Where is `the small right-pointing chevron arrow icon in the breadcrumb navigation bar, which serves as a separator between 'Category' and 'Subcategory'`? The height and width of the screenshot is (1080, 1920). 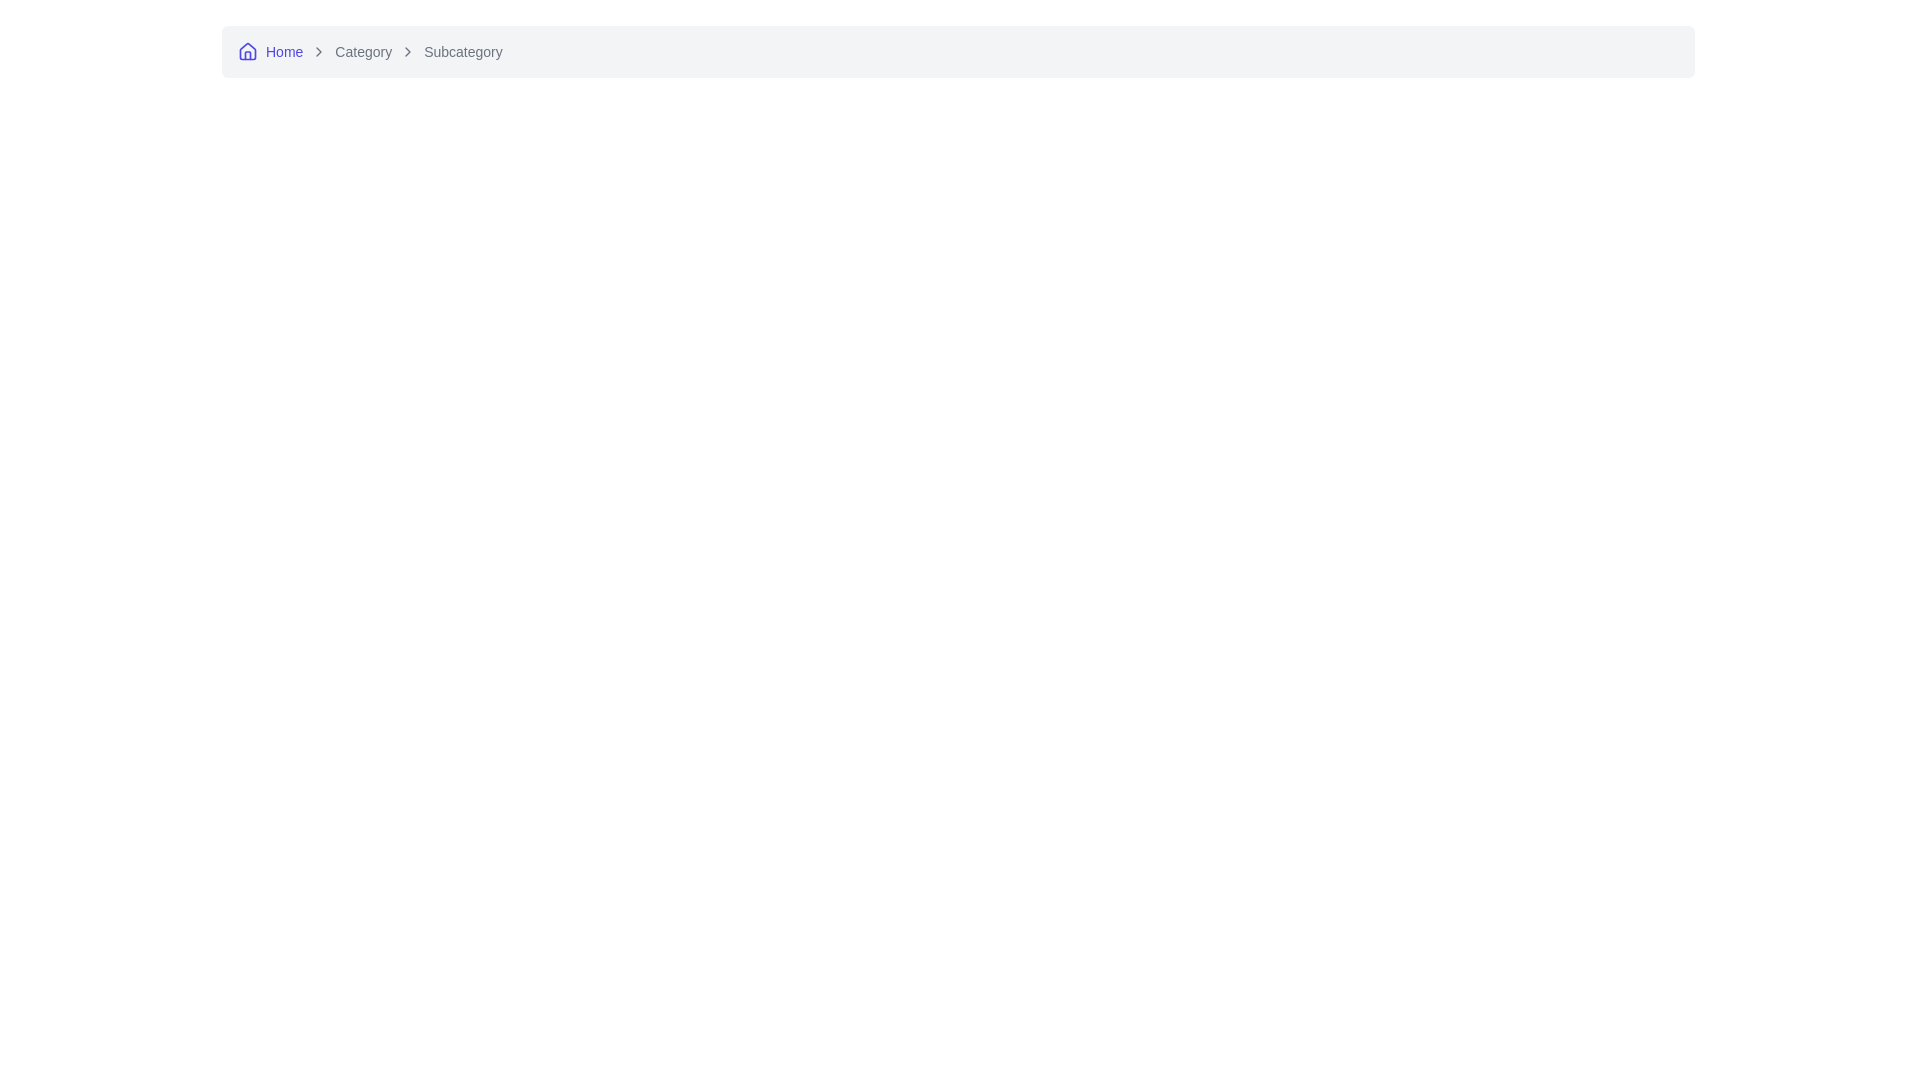
the small right-pointing chevron arrow icon in the breadcrumb navigation bar, which serves as a separator between 'Category' and 'Subcategory' is located at coordinates (407, 50).